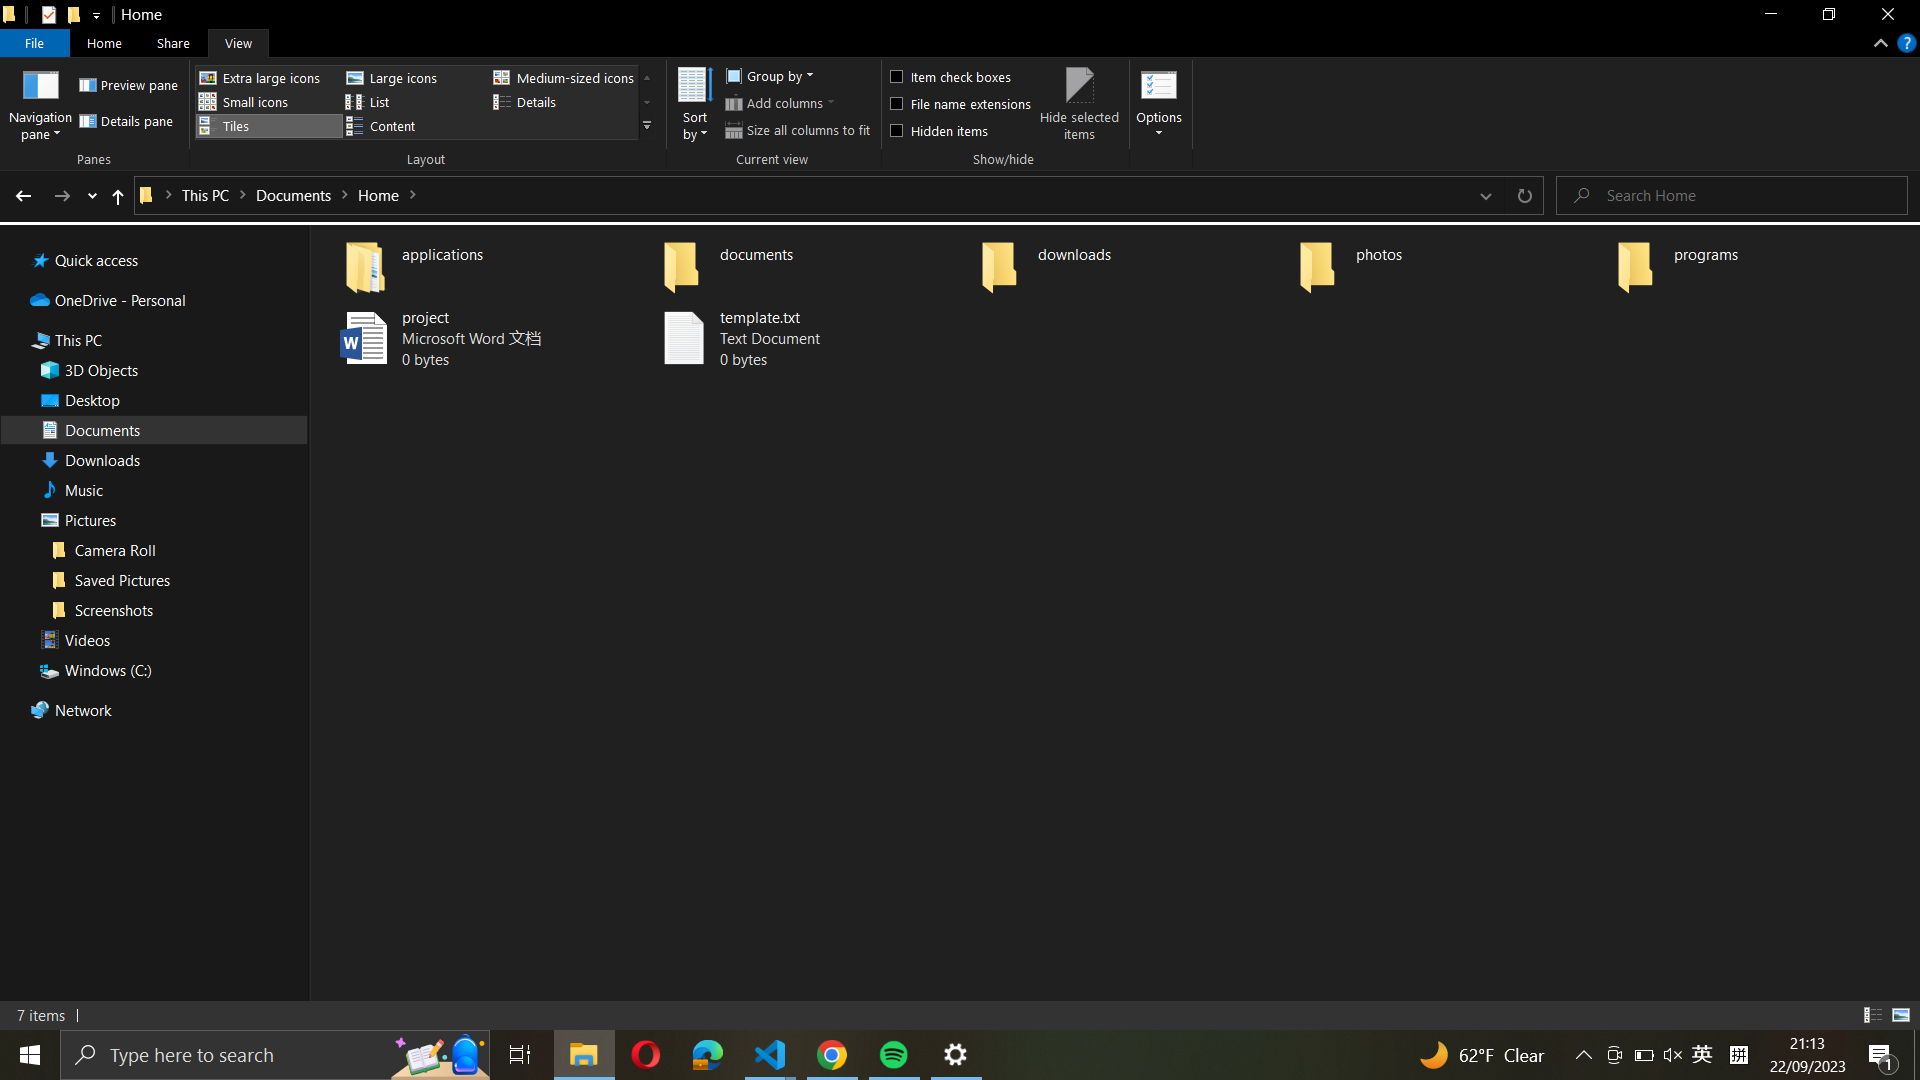  Describe the element at coordinates (1132, 261) in the screenshot. I see `Go to the "downloads" directory and highlight every file in it` at that location.